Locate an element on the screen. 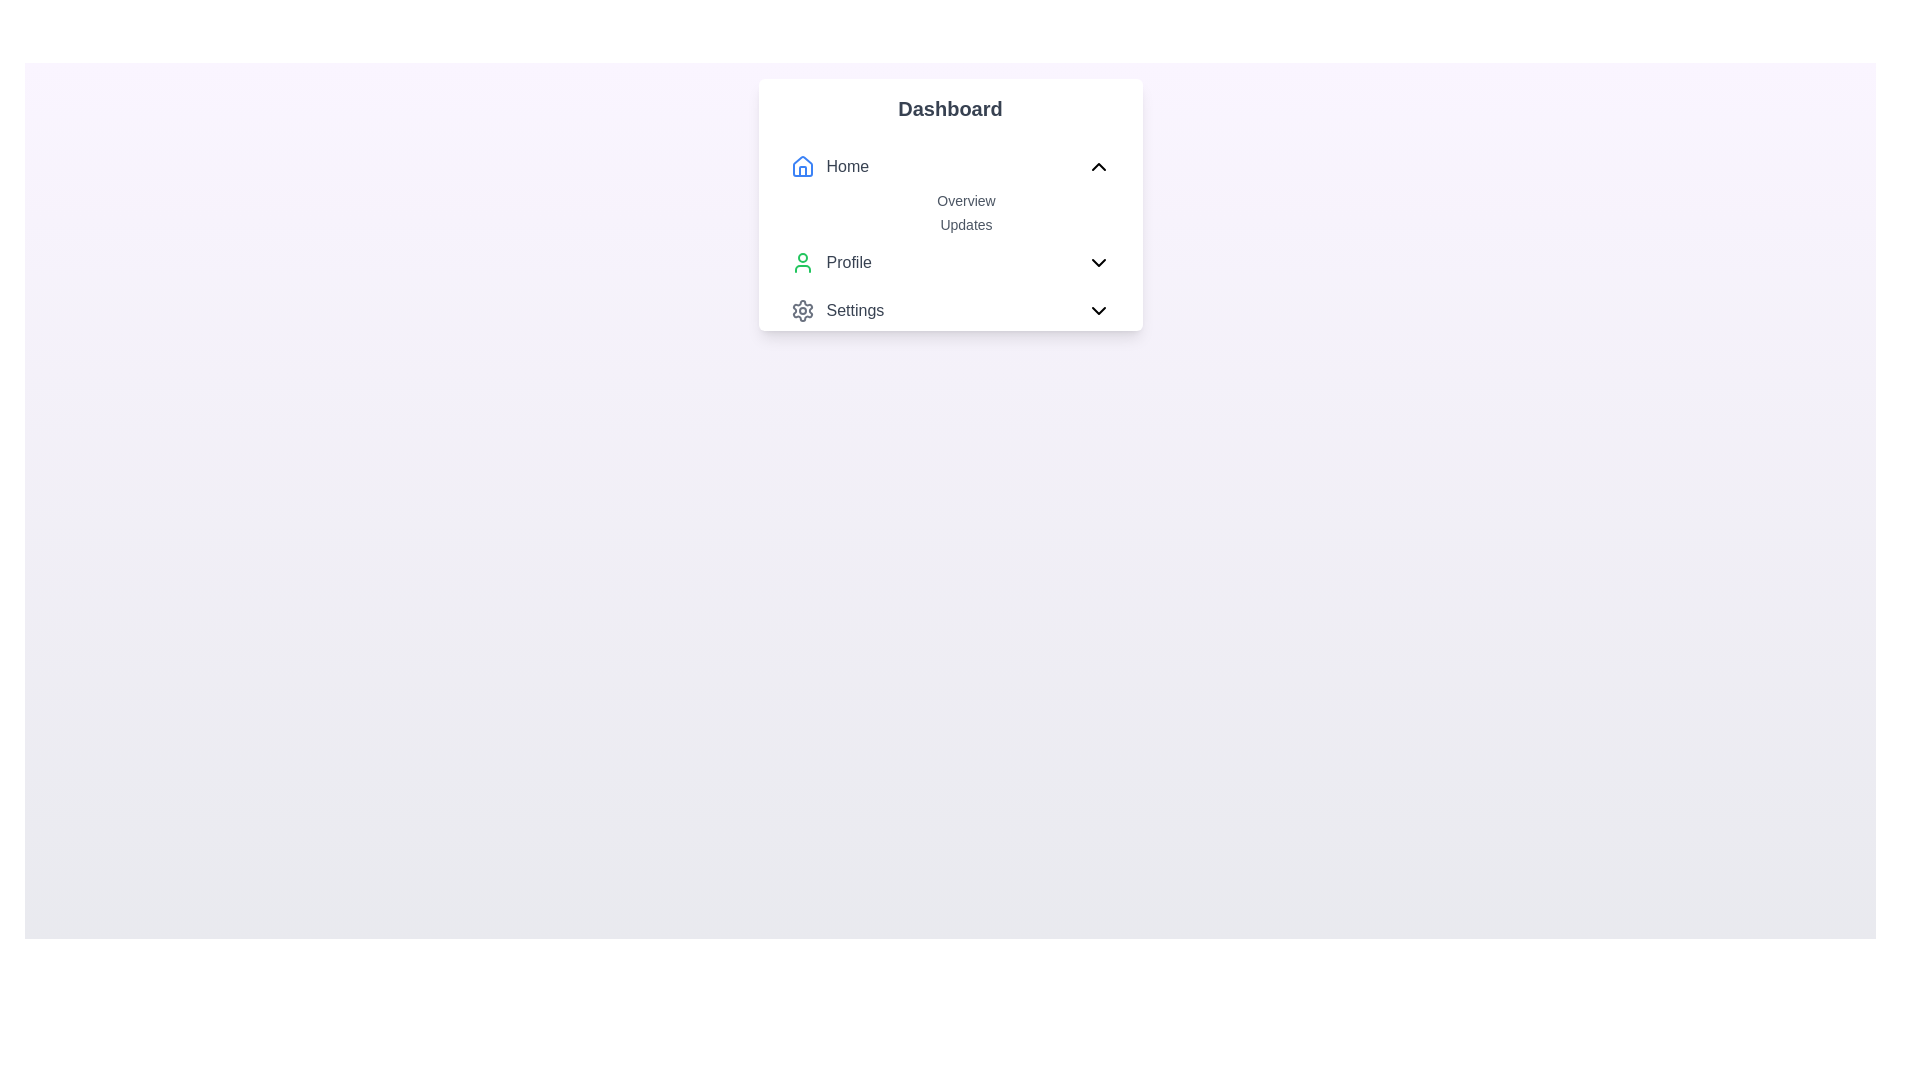 This screenshot has height=1080, width=1920. the third item in the Navigation menu under the 'Dashboard' section is located at coordinates (949, 261).